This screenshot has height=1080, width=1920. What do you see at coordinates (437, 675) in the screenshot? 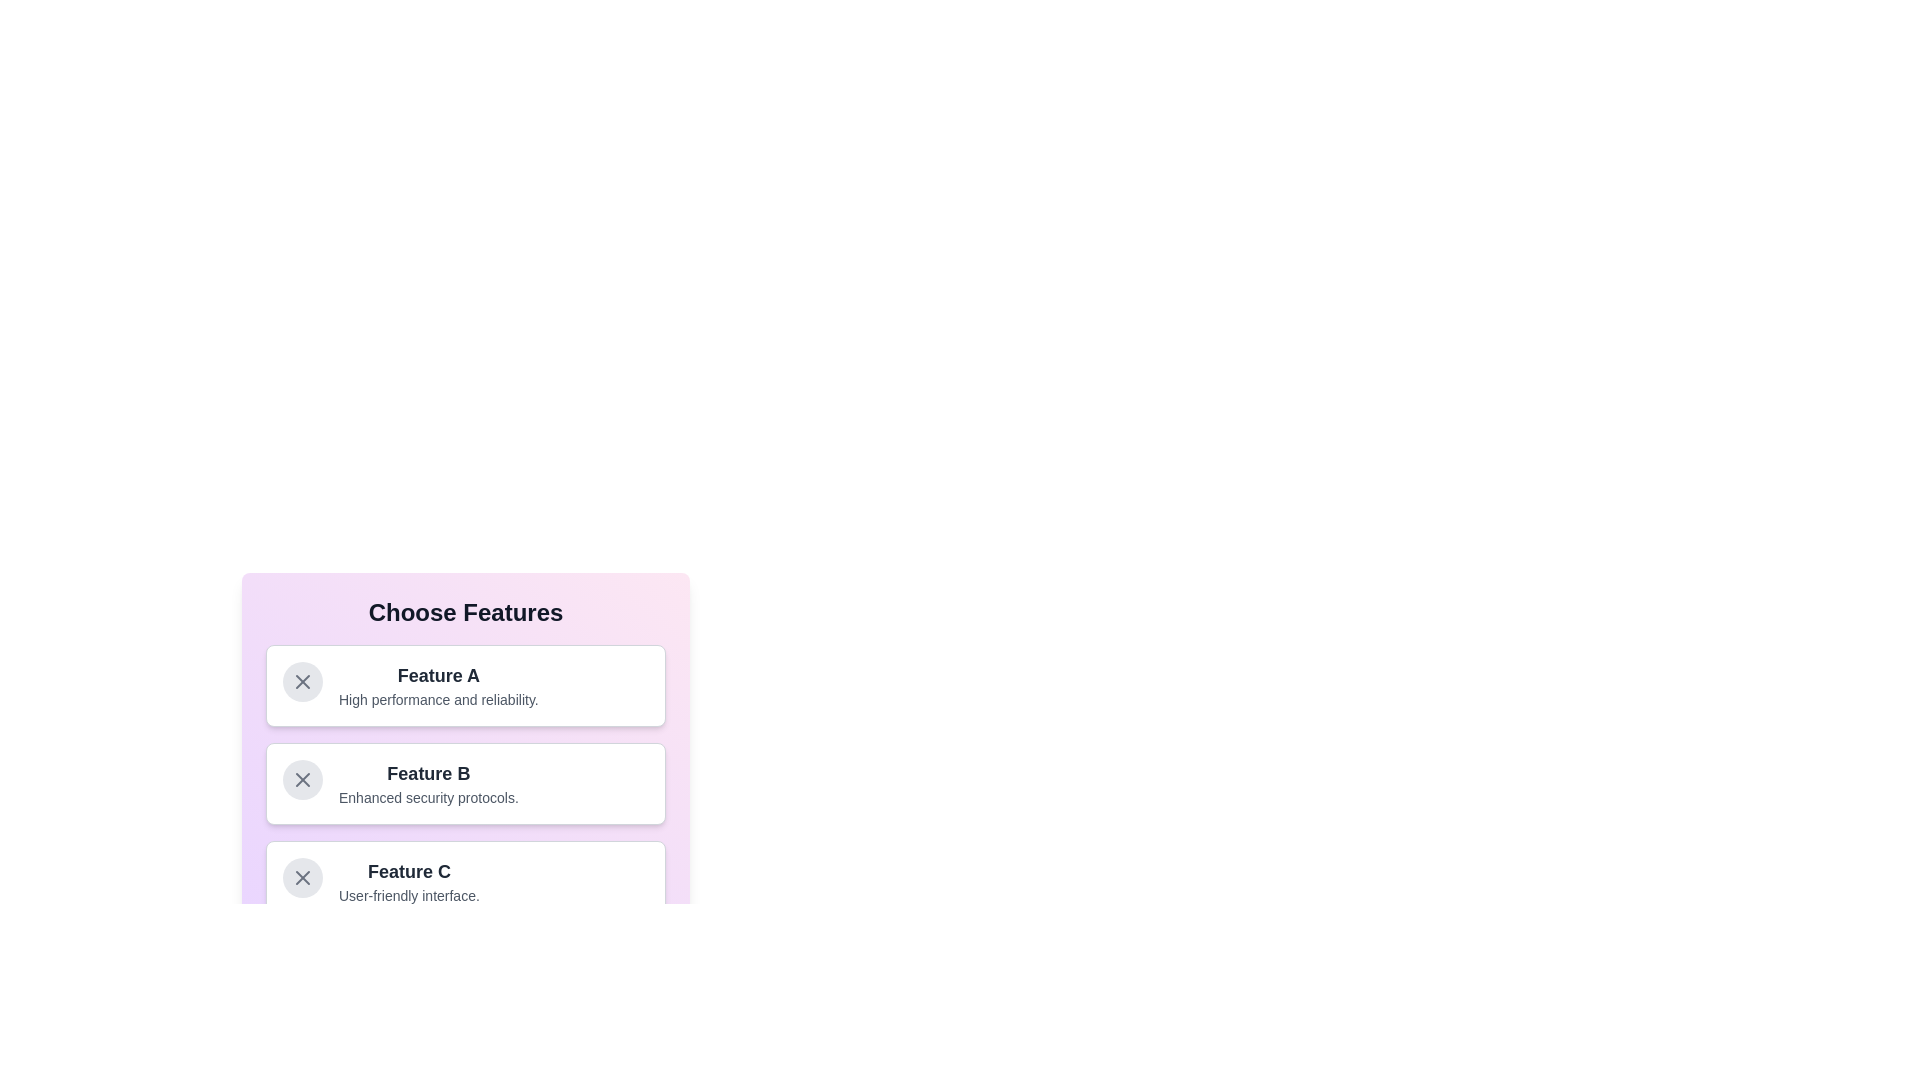
I see `the Text label that serves as the title for the feature card, which is centrally positioned at the top of the card component below the header 'Choose Features'` at bounding box center [437, 675].